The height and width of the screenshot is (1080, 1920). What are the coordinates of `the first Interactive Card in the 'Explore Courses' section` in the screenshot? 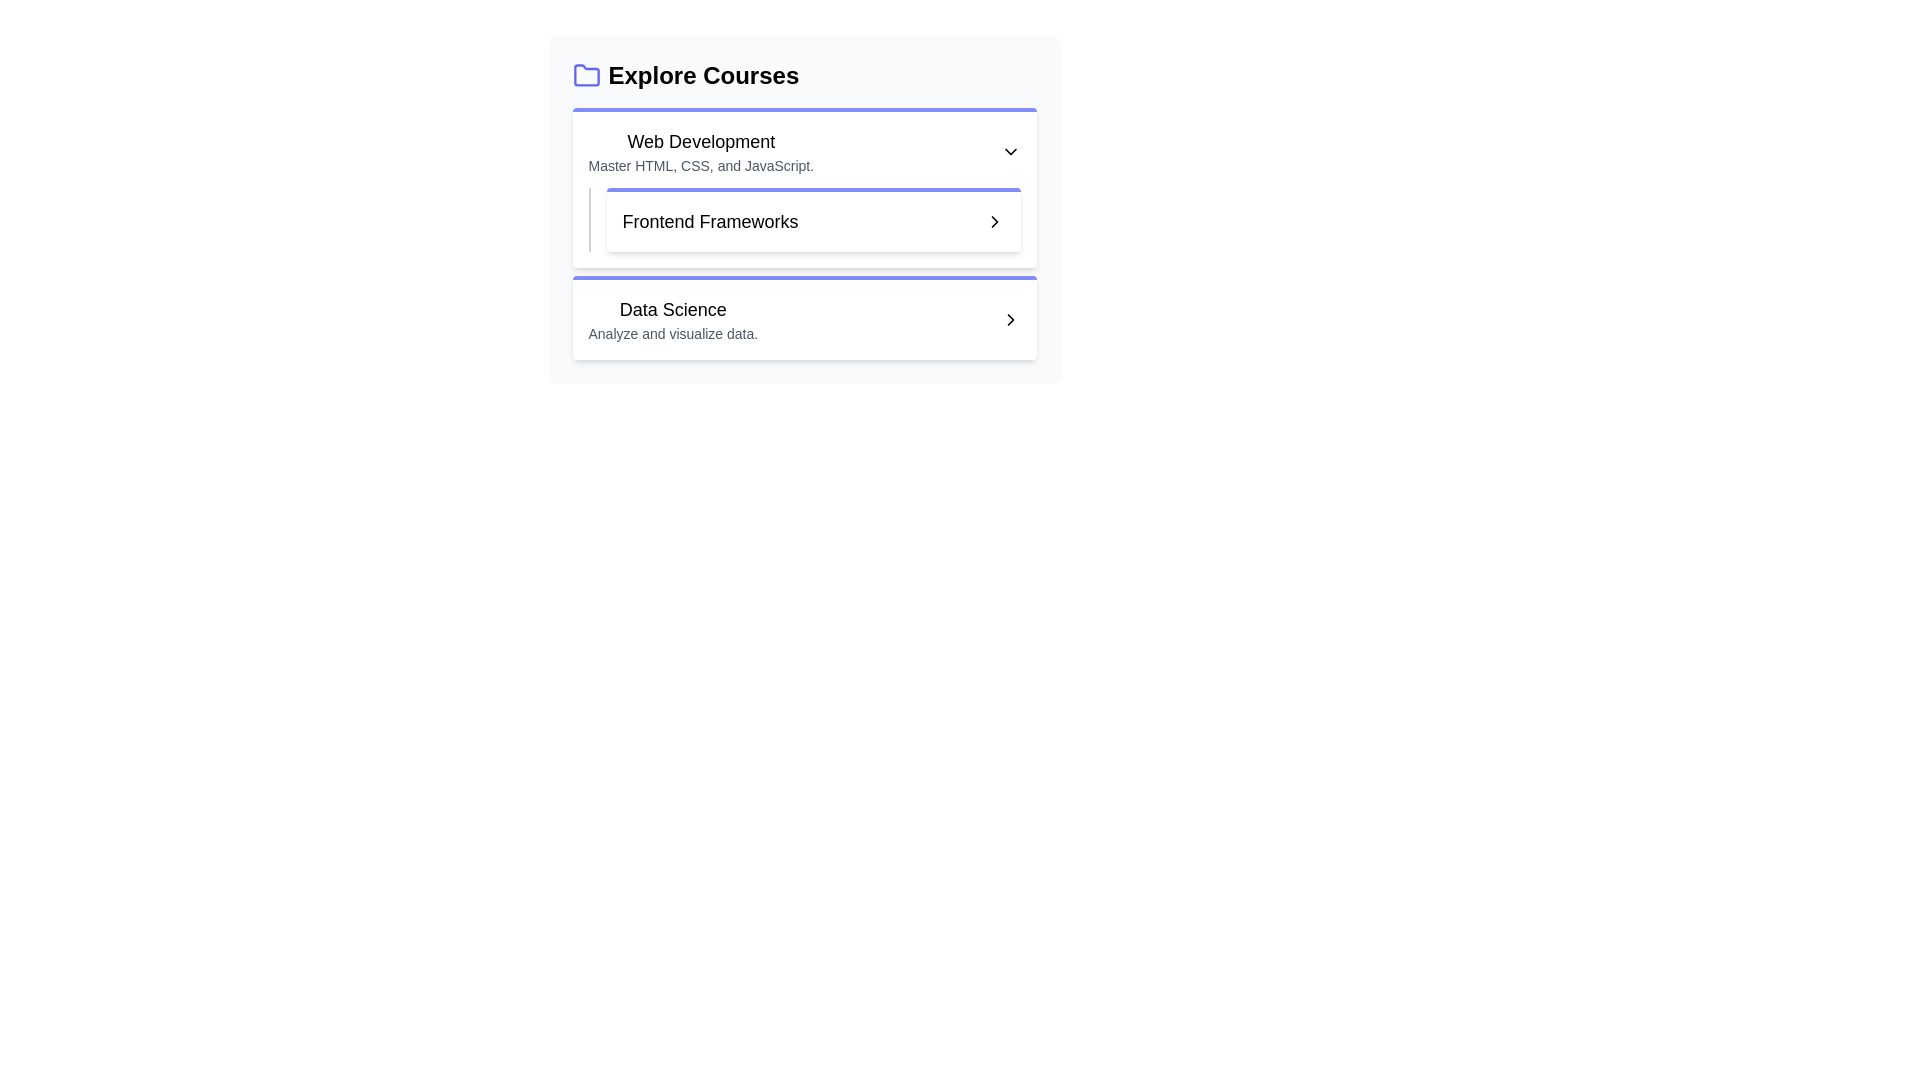 It's located at (804, 188).